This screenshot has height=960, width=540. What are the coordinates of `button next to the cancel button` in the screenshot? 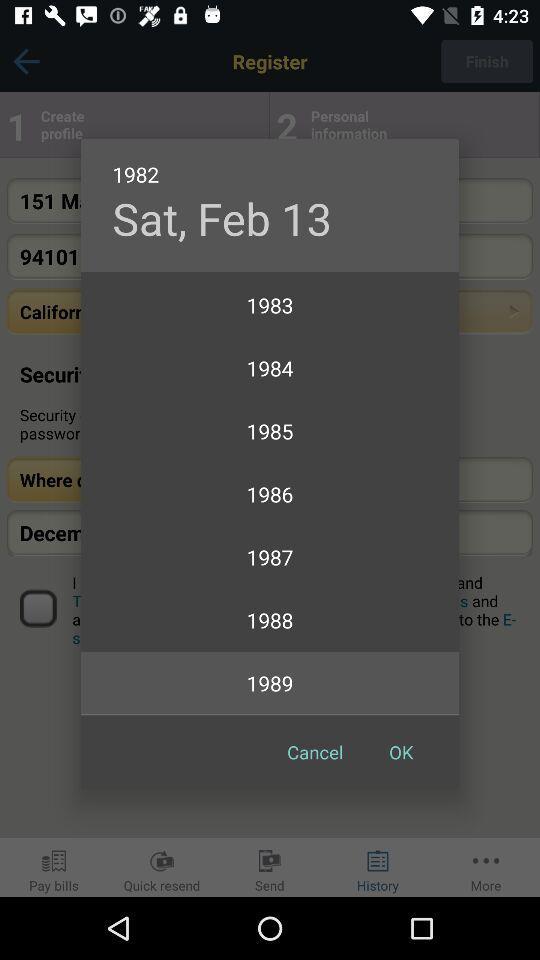 It's located at (401, 751).